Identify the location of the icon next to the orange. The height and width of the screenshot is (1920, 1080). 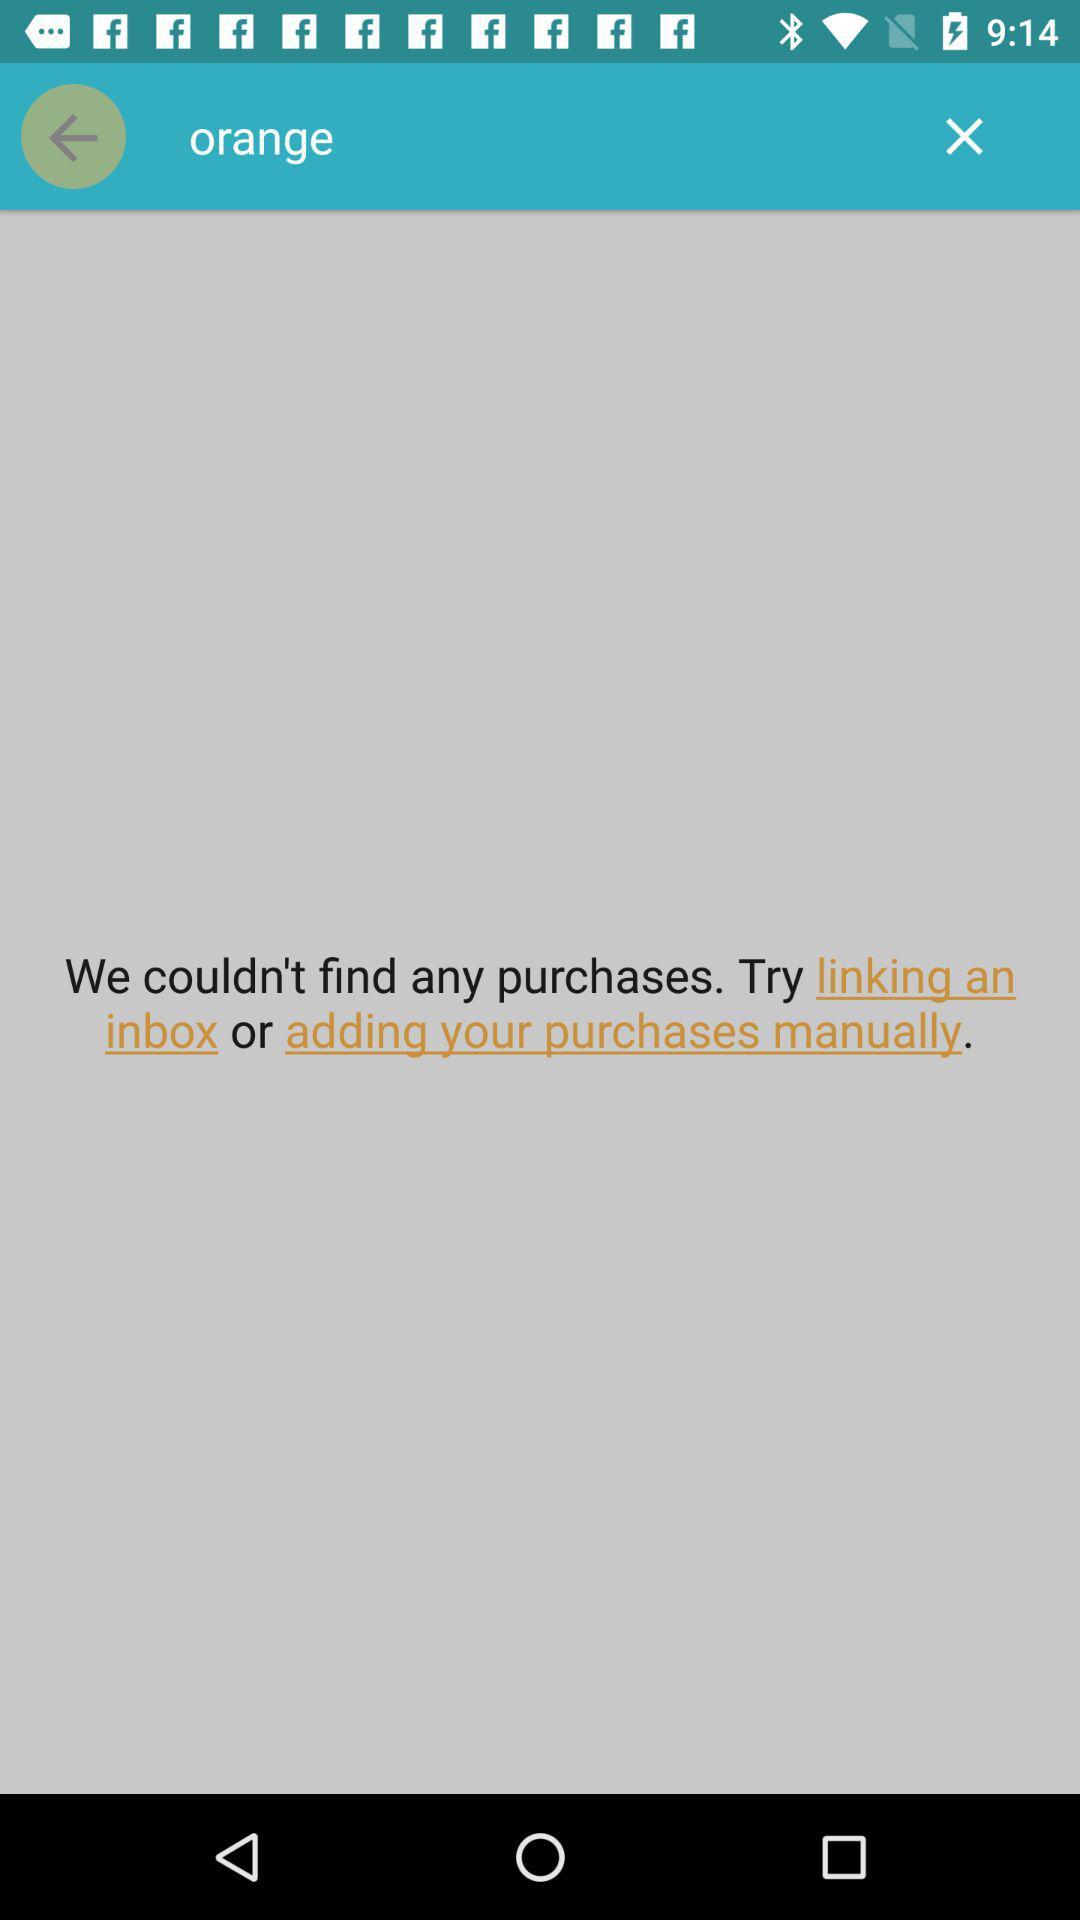
(72, 135).